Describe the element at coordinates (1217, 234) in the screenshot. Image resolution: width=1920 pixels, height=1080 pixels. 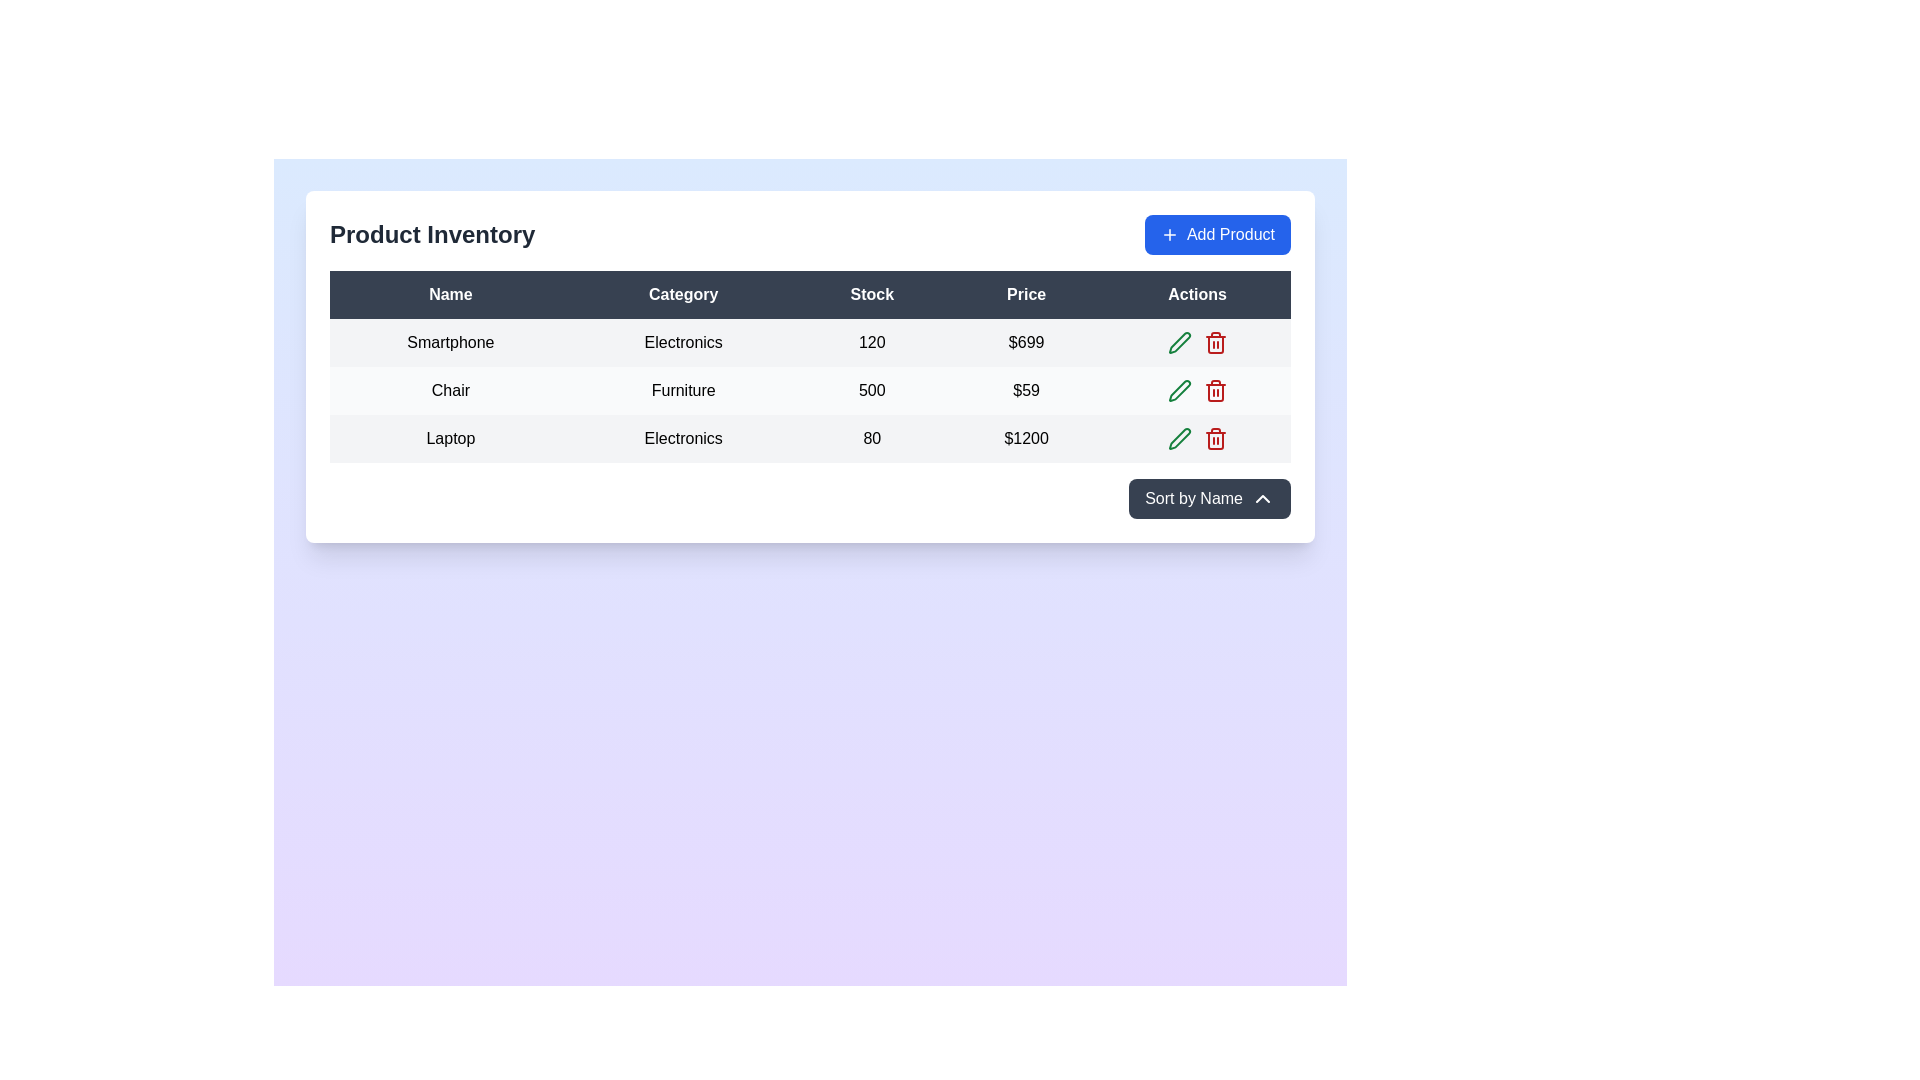
I see `the button in the top-right corner of the 'Product Inventory' header` at that location.